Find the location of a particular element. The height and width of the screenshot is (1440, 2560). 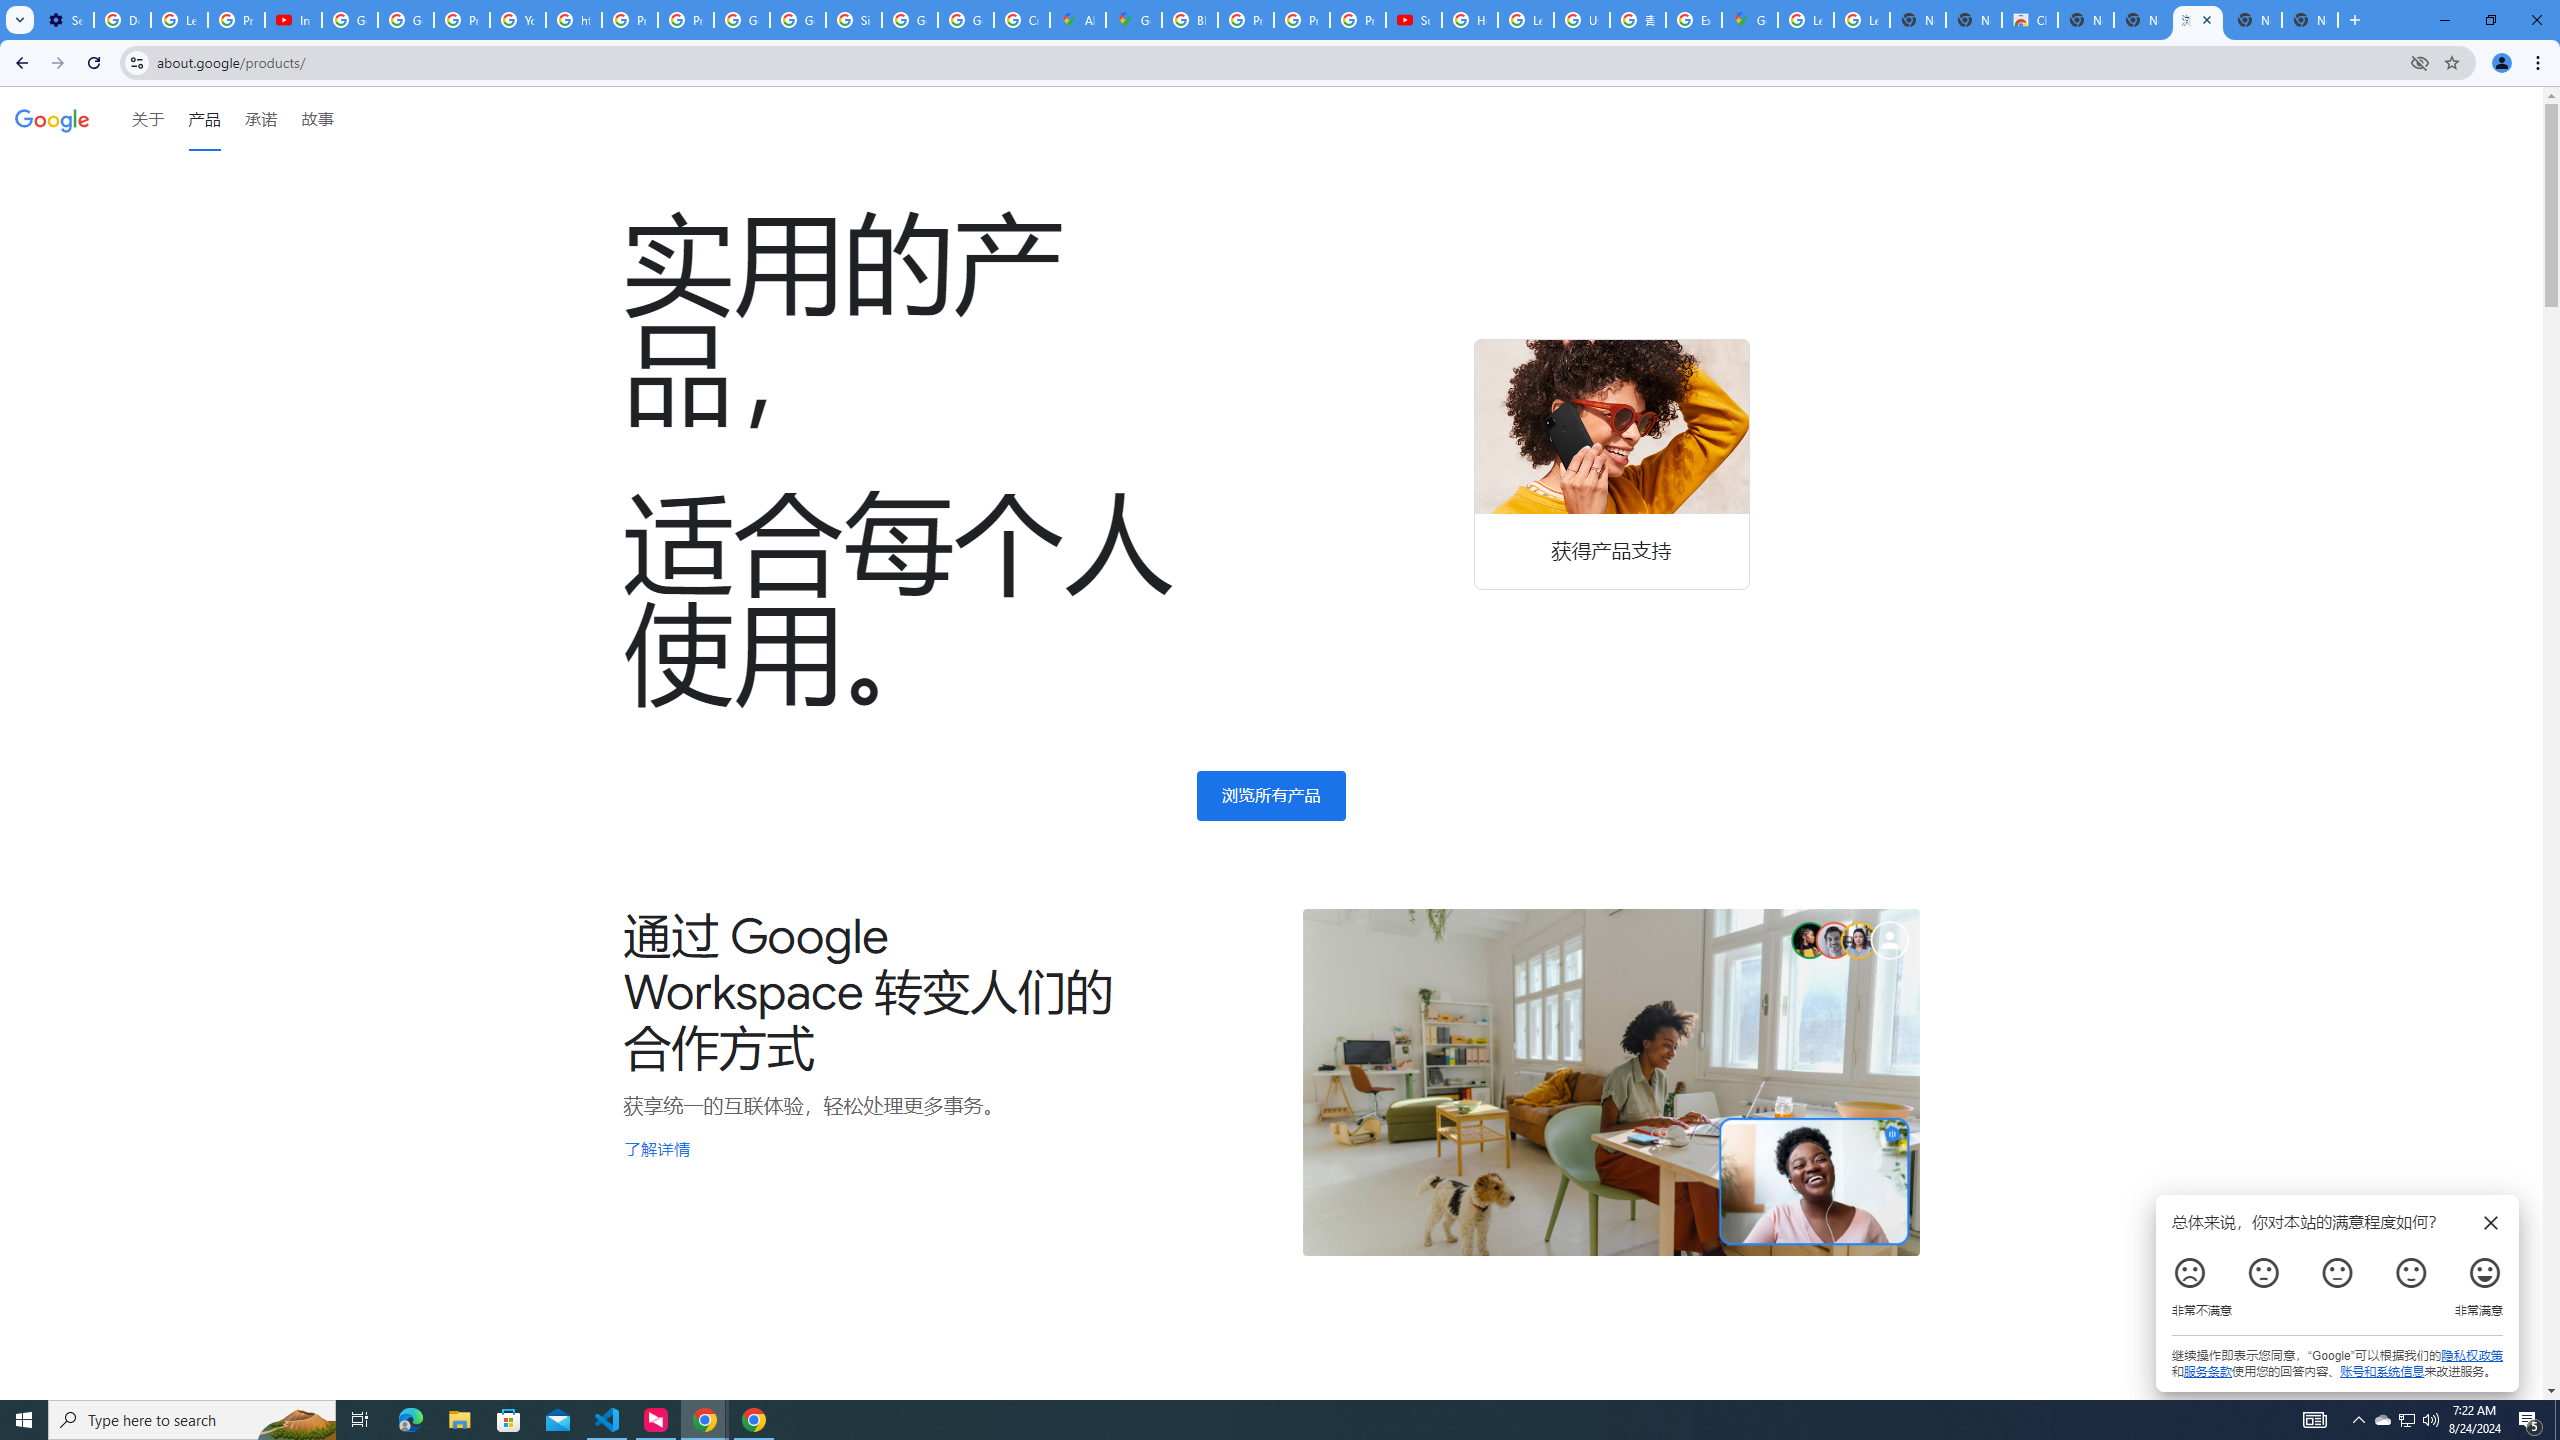

'Blogger Policies and Guidelines - Transparency Center' is located at coordinates (1189, 19).